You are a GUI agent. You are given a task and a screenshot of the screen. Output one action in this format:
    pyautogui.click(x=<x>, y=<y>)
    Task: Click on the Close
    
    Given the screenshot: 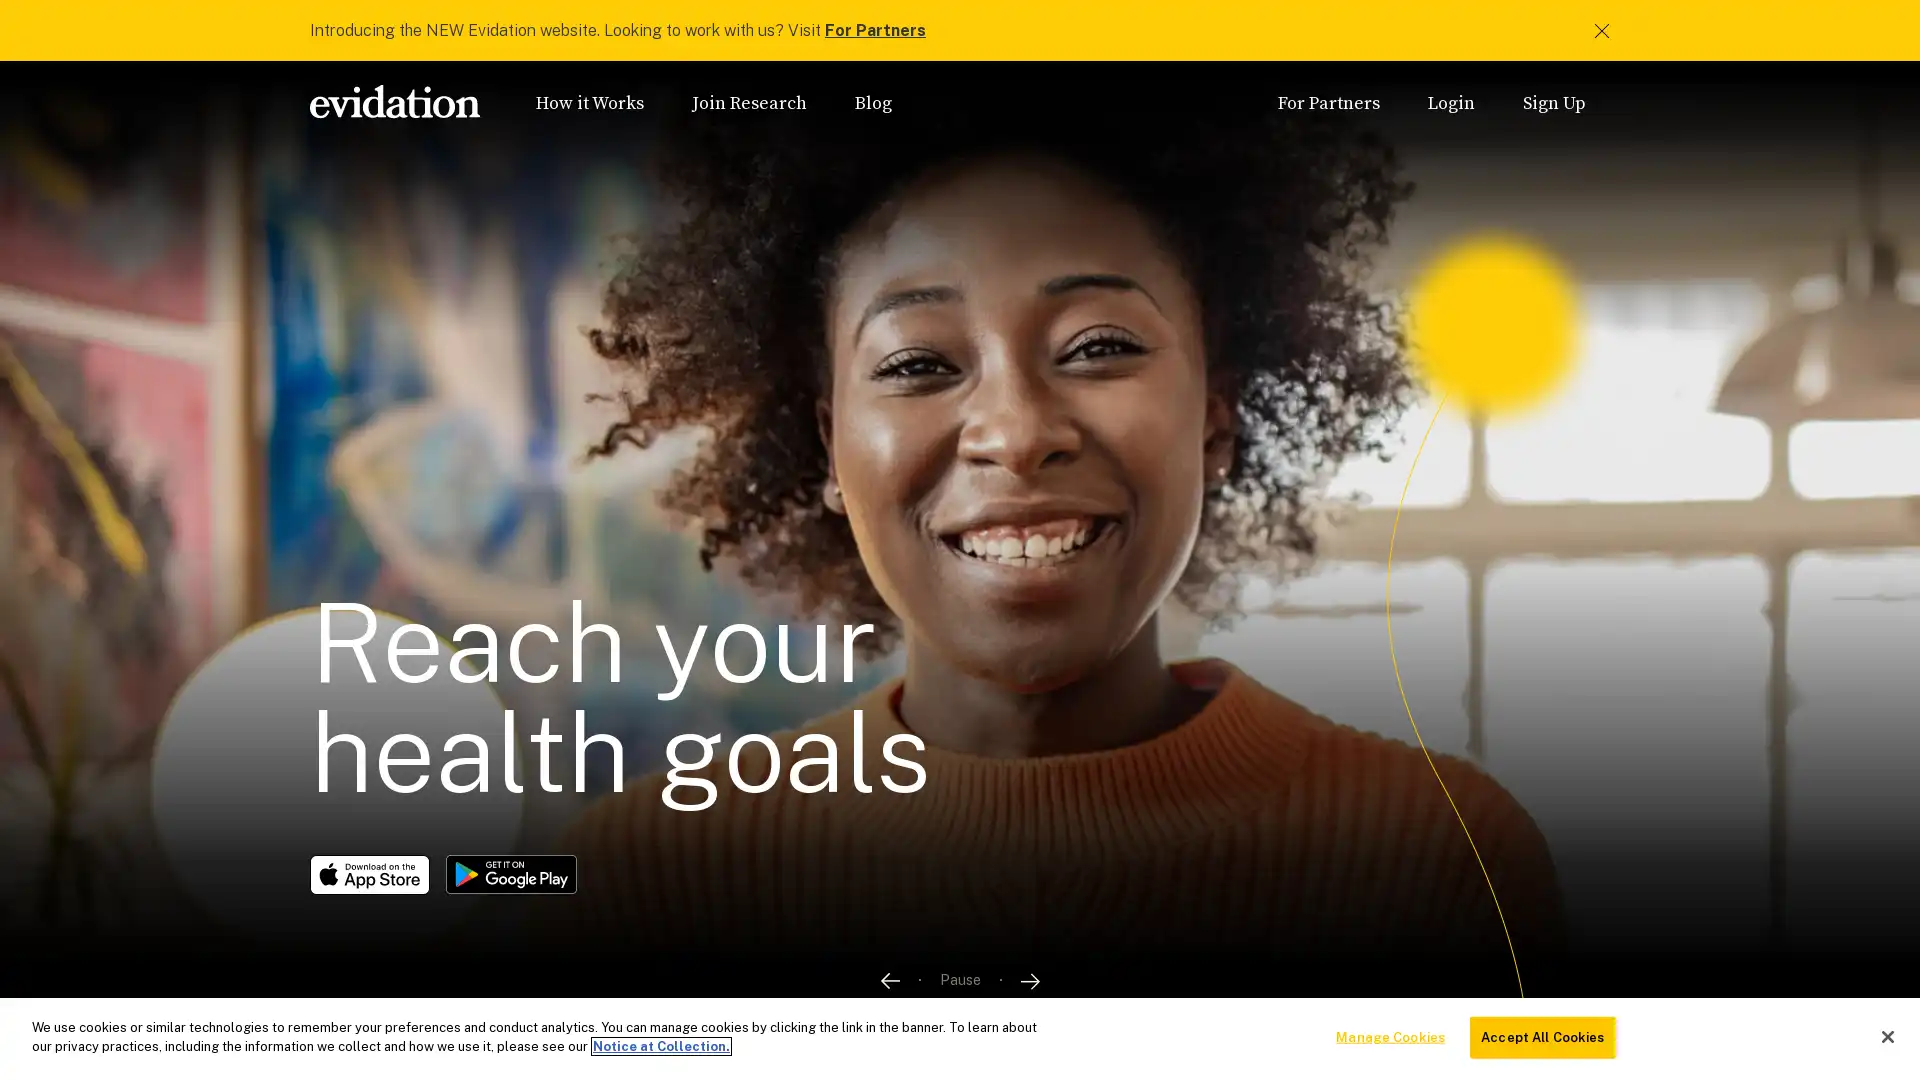 What is the action you would take?
    pyautogui.click(x=1886, y=1035)
    